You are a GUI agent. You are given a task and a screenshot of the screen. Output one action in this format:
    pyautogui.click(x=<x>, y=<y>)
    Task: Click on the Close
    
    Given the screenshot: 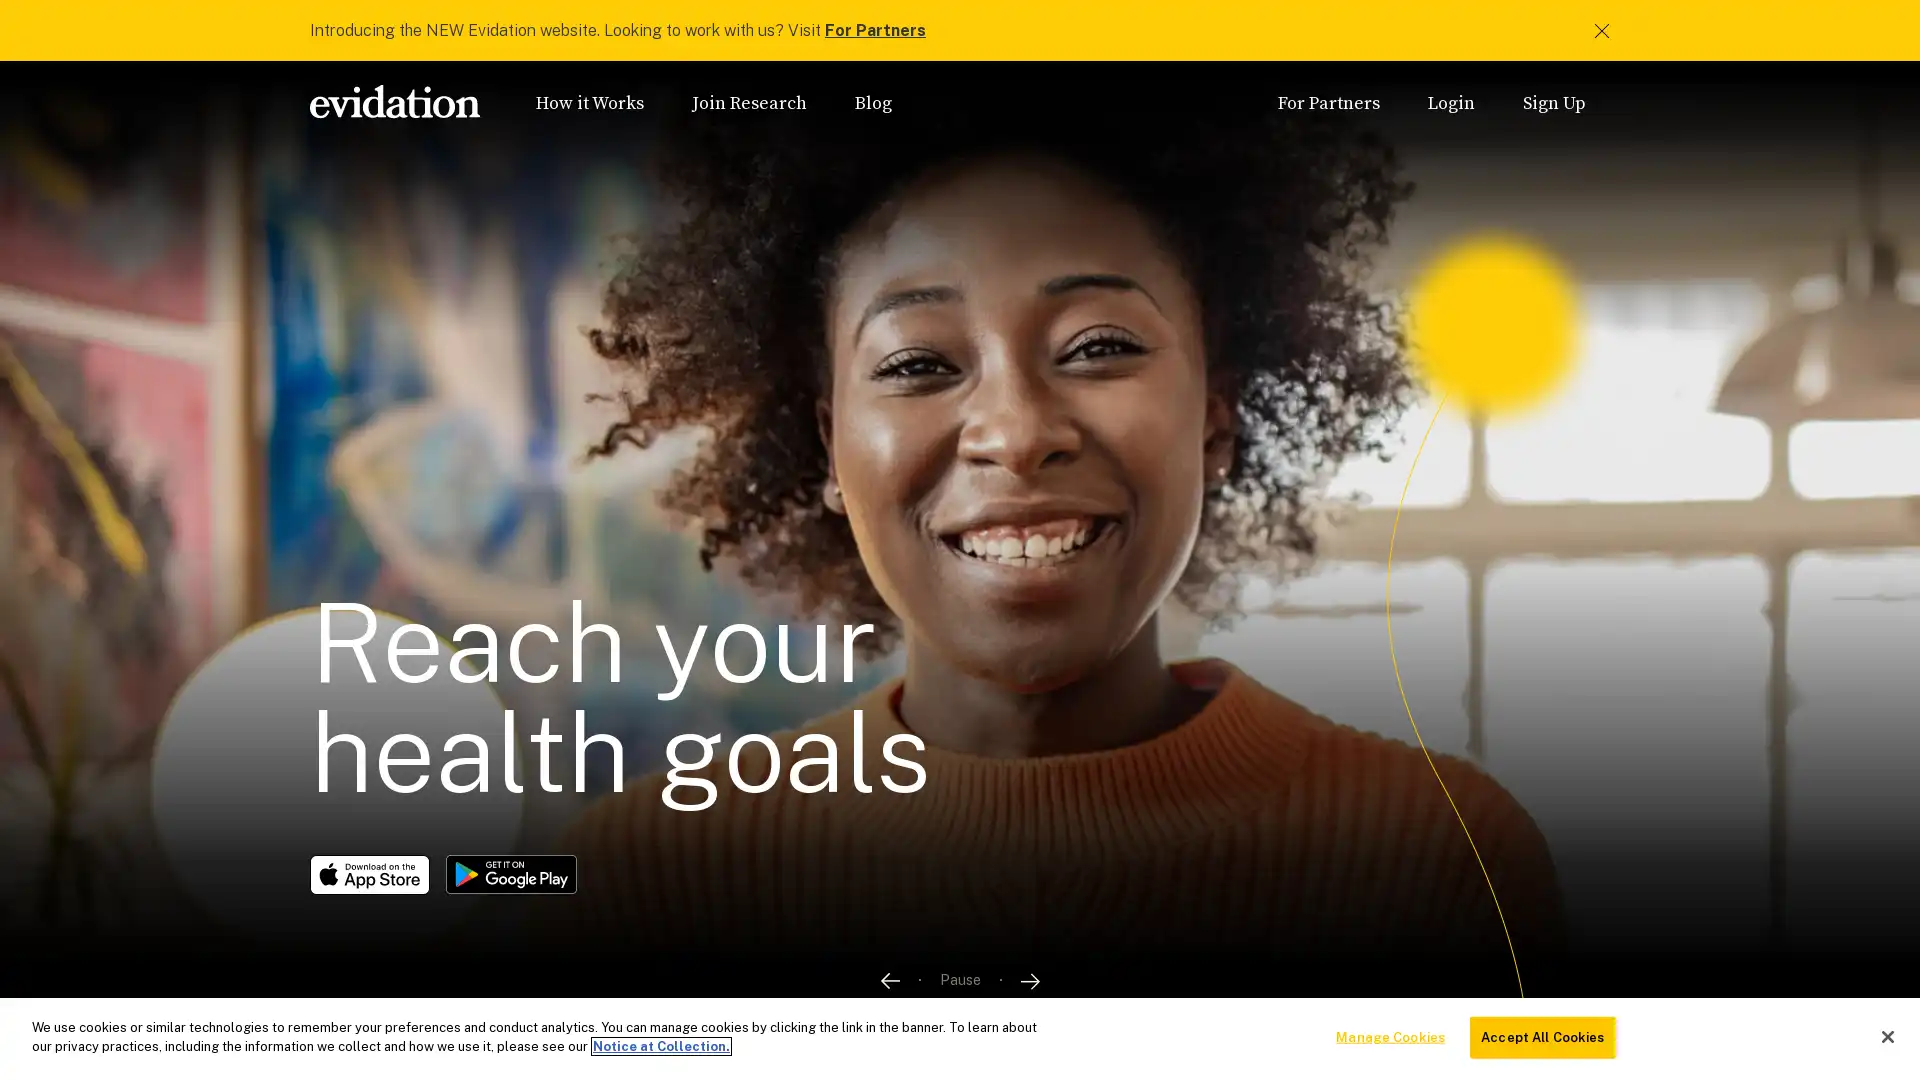 What is the action you would take?
    pyautogui.click(x=1886, y=1035)
    